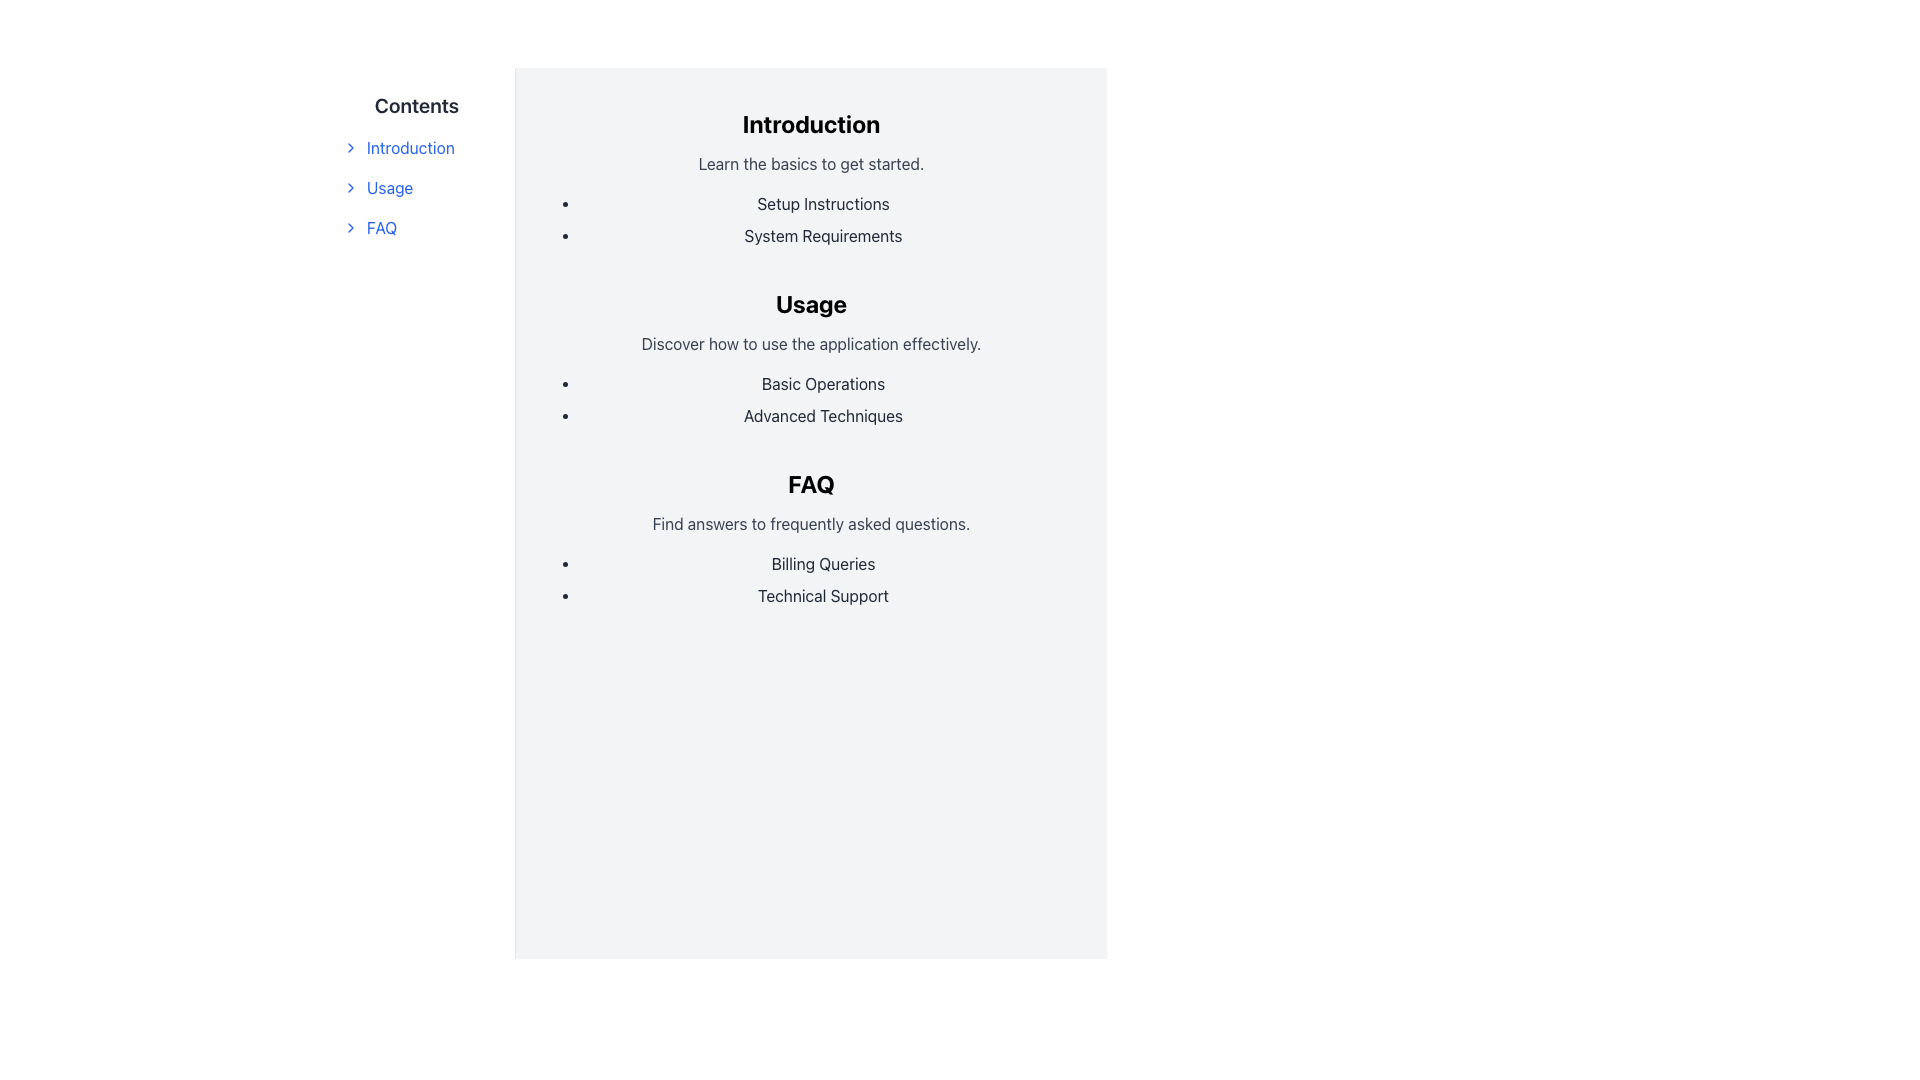  Describe the element at coordinates (823, 384) in the screenshot. I see `the textual label 'Basic Operations' which is styled in gray (#808080) and located under the 'Usage' section in a vertical list` at that location.